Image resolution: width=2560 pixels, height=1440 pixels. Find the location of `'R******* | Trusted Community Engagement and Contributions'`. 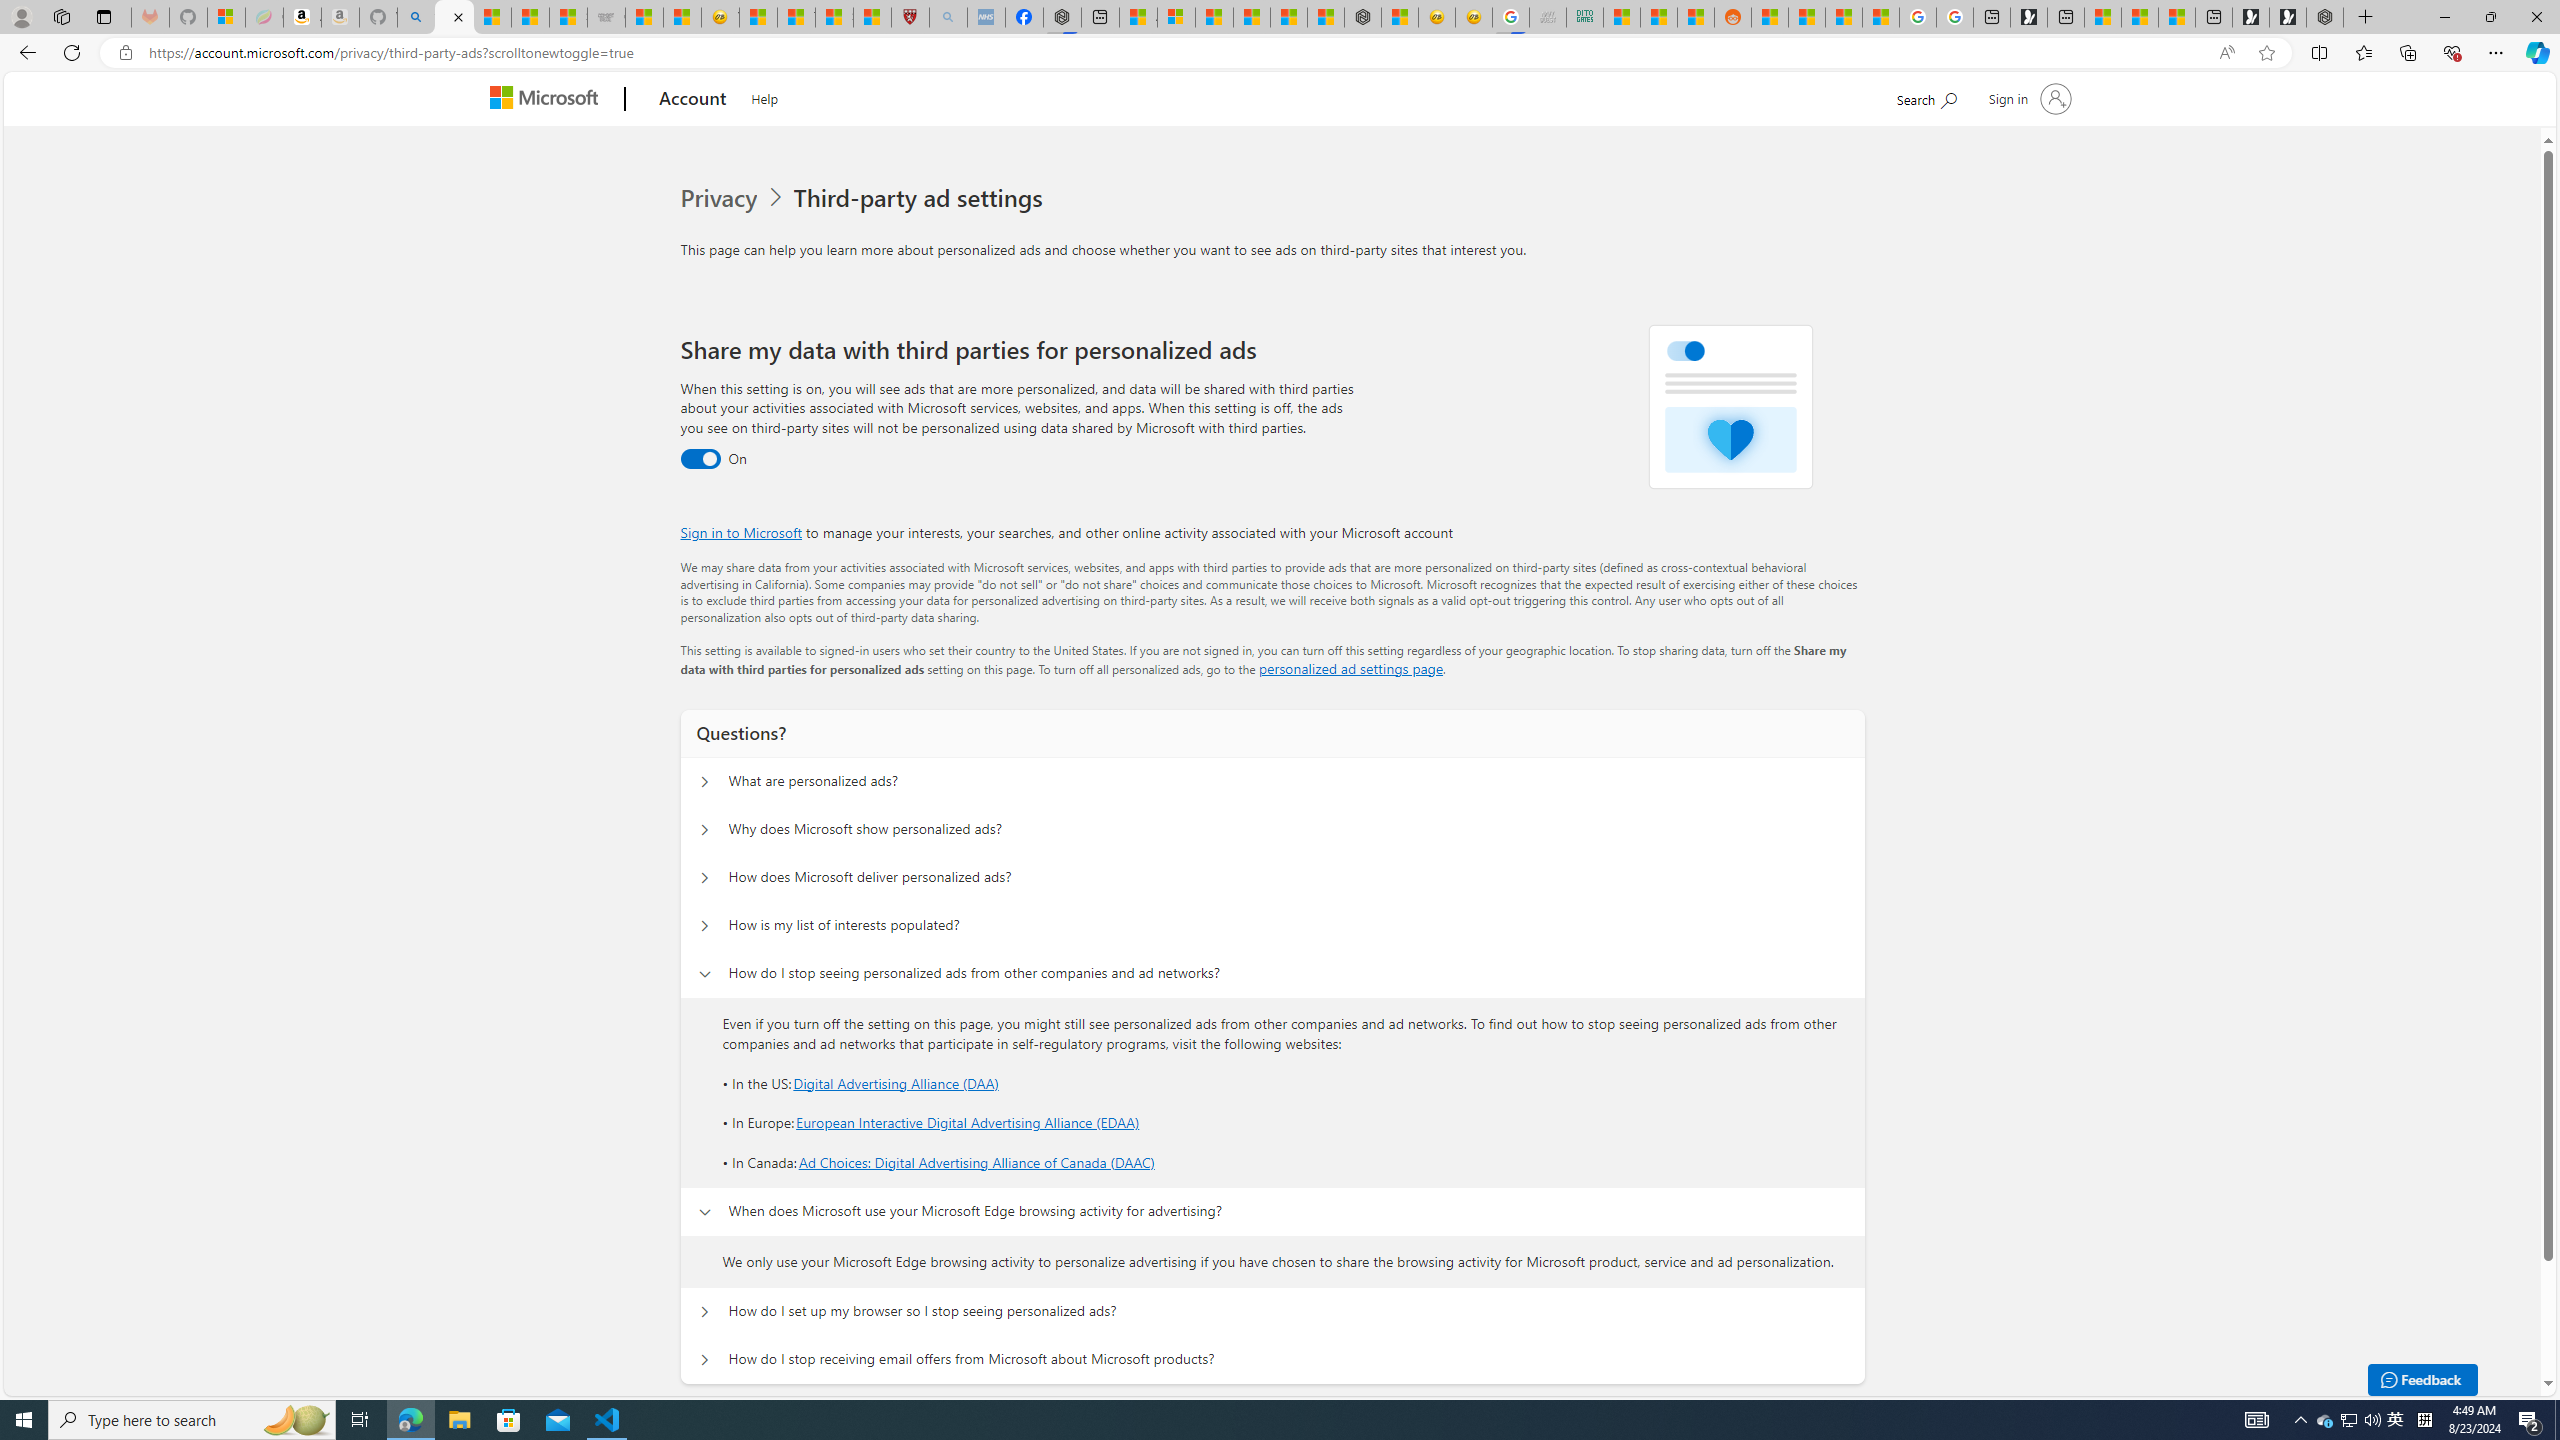

'R******* | Trusted Community Engagement and Contributions' is located at coordinates (1769, 16).